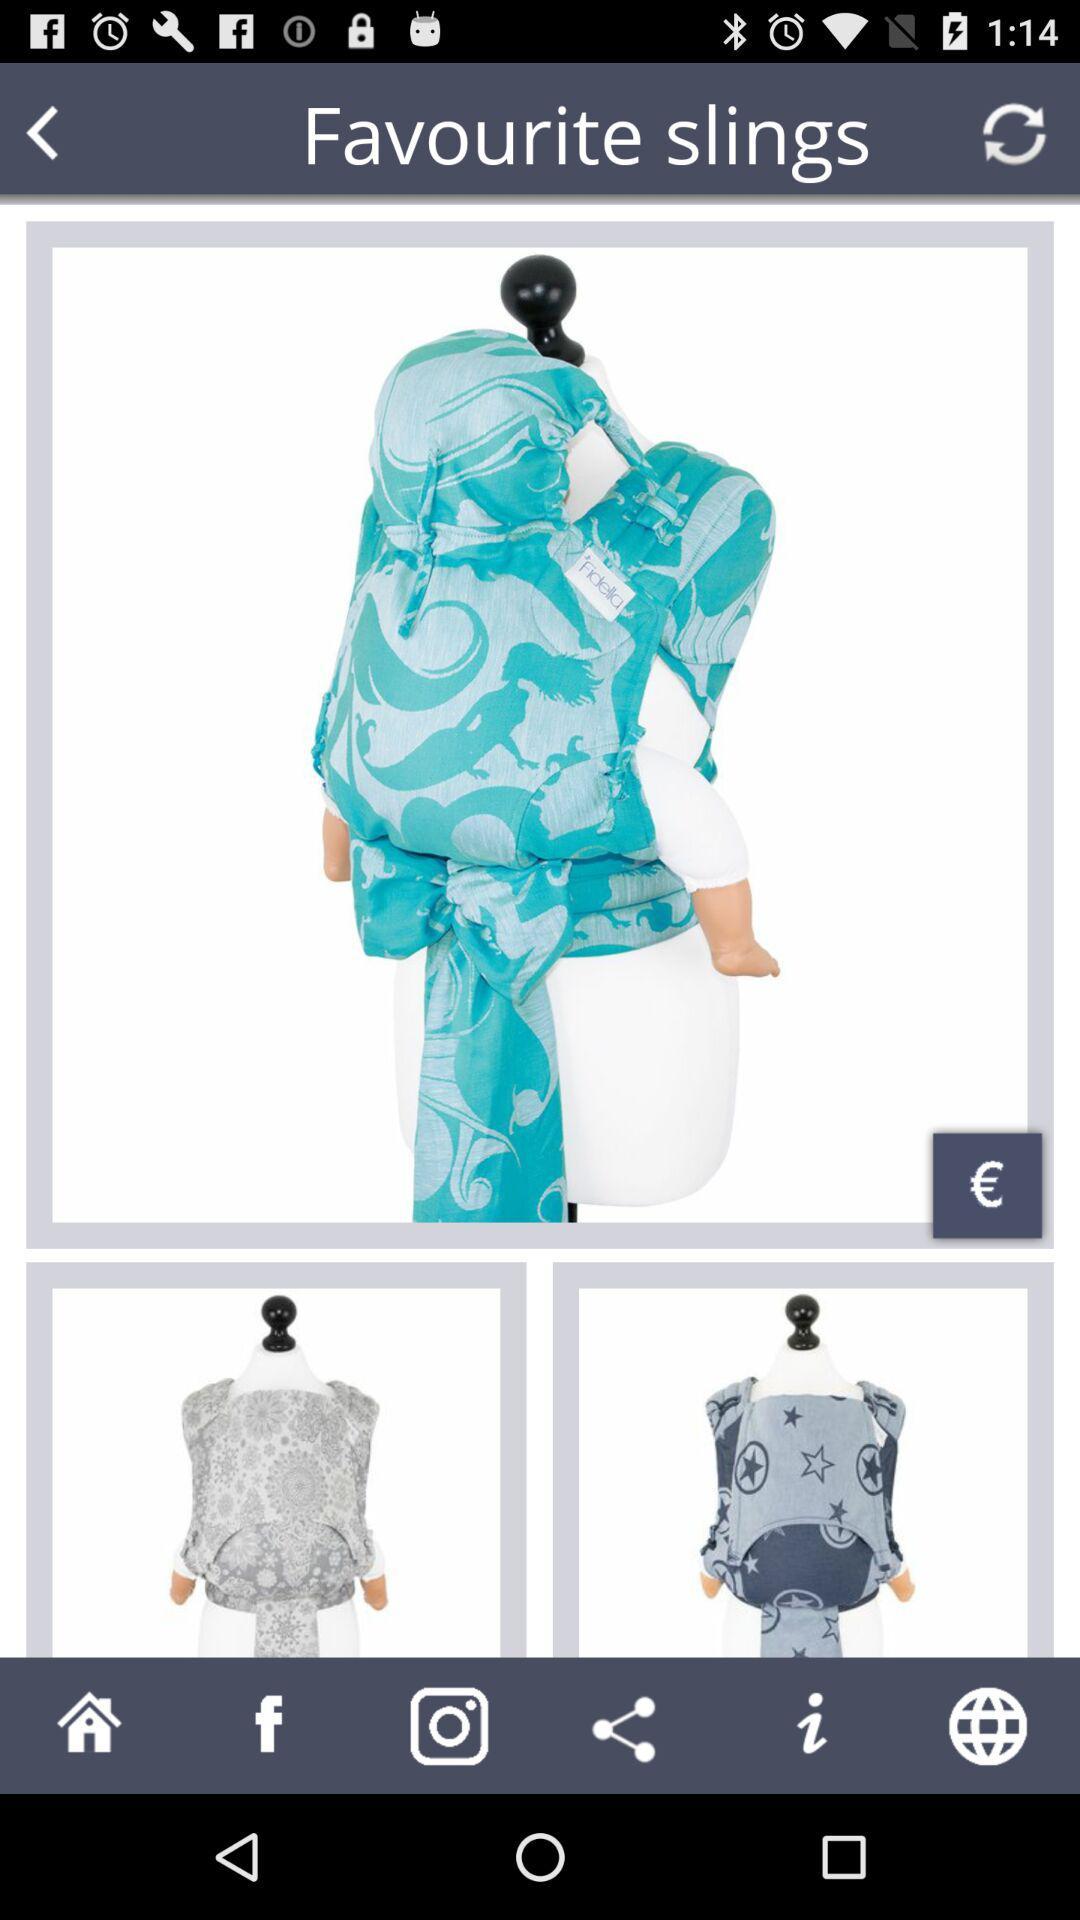  Describe the element at coordinates (270, 1724) in the screenshot. I see `app link` at that location.